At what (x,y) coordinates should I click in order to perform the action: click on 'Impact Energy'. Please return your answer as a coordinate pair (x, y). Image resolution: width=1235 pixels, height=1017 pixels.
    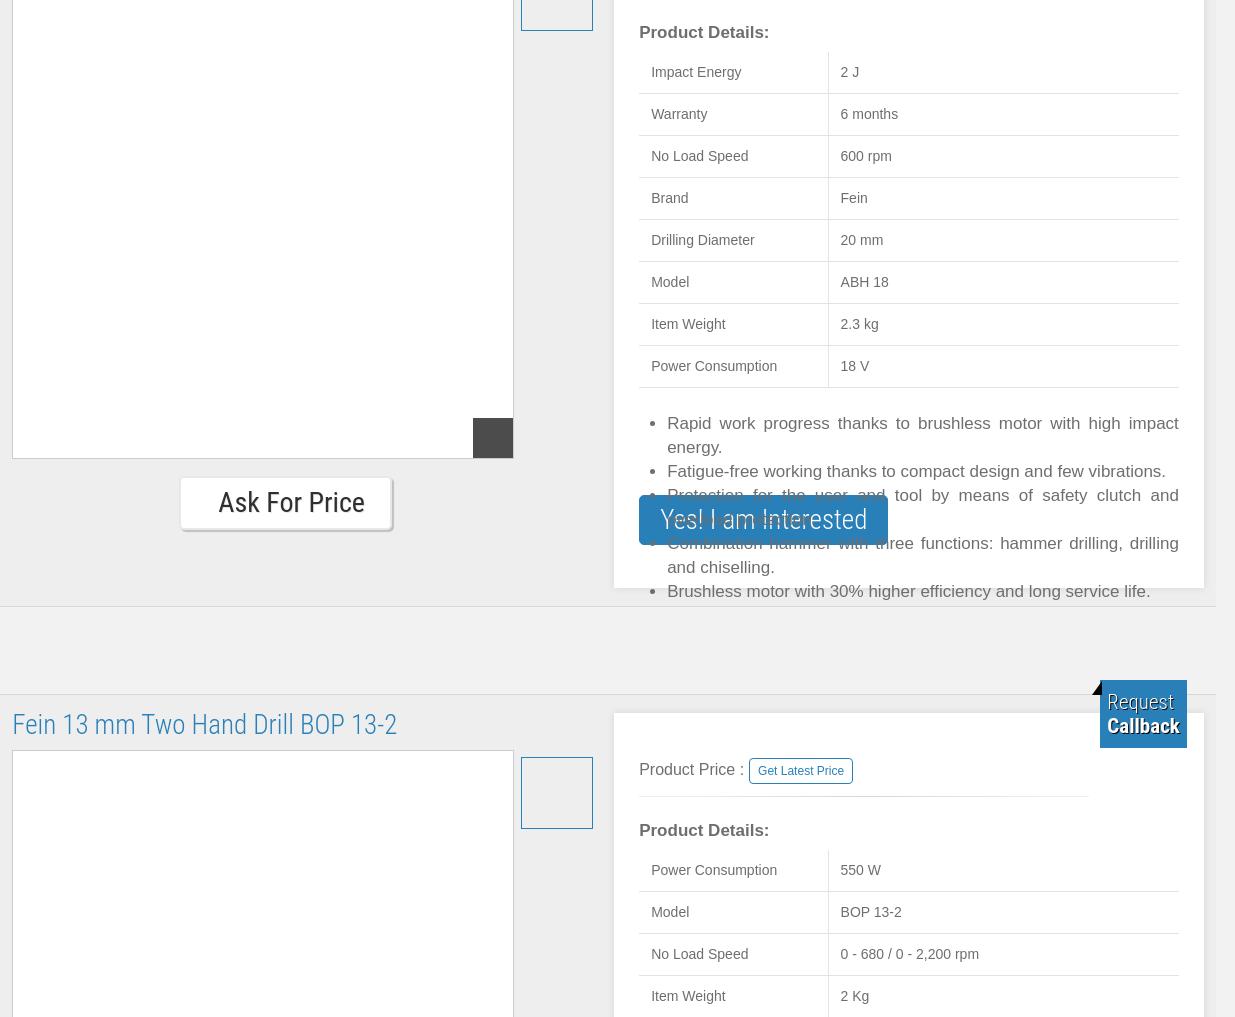
    Looking at the image, I should click on (696, 72).